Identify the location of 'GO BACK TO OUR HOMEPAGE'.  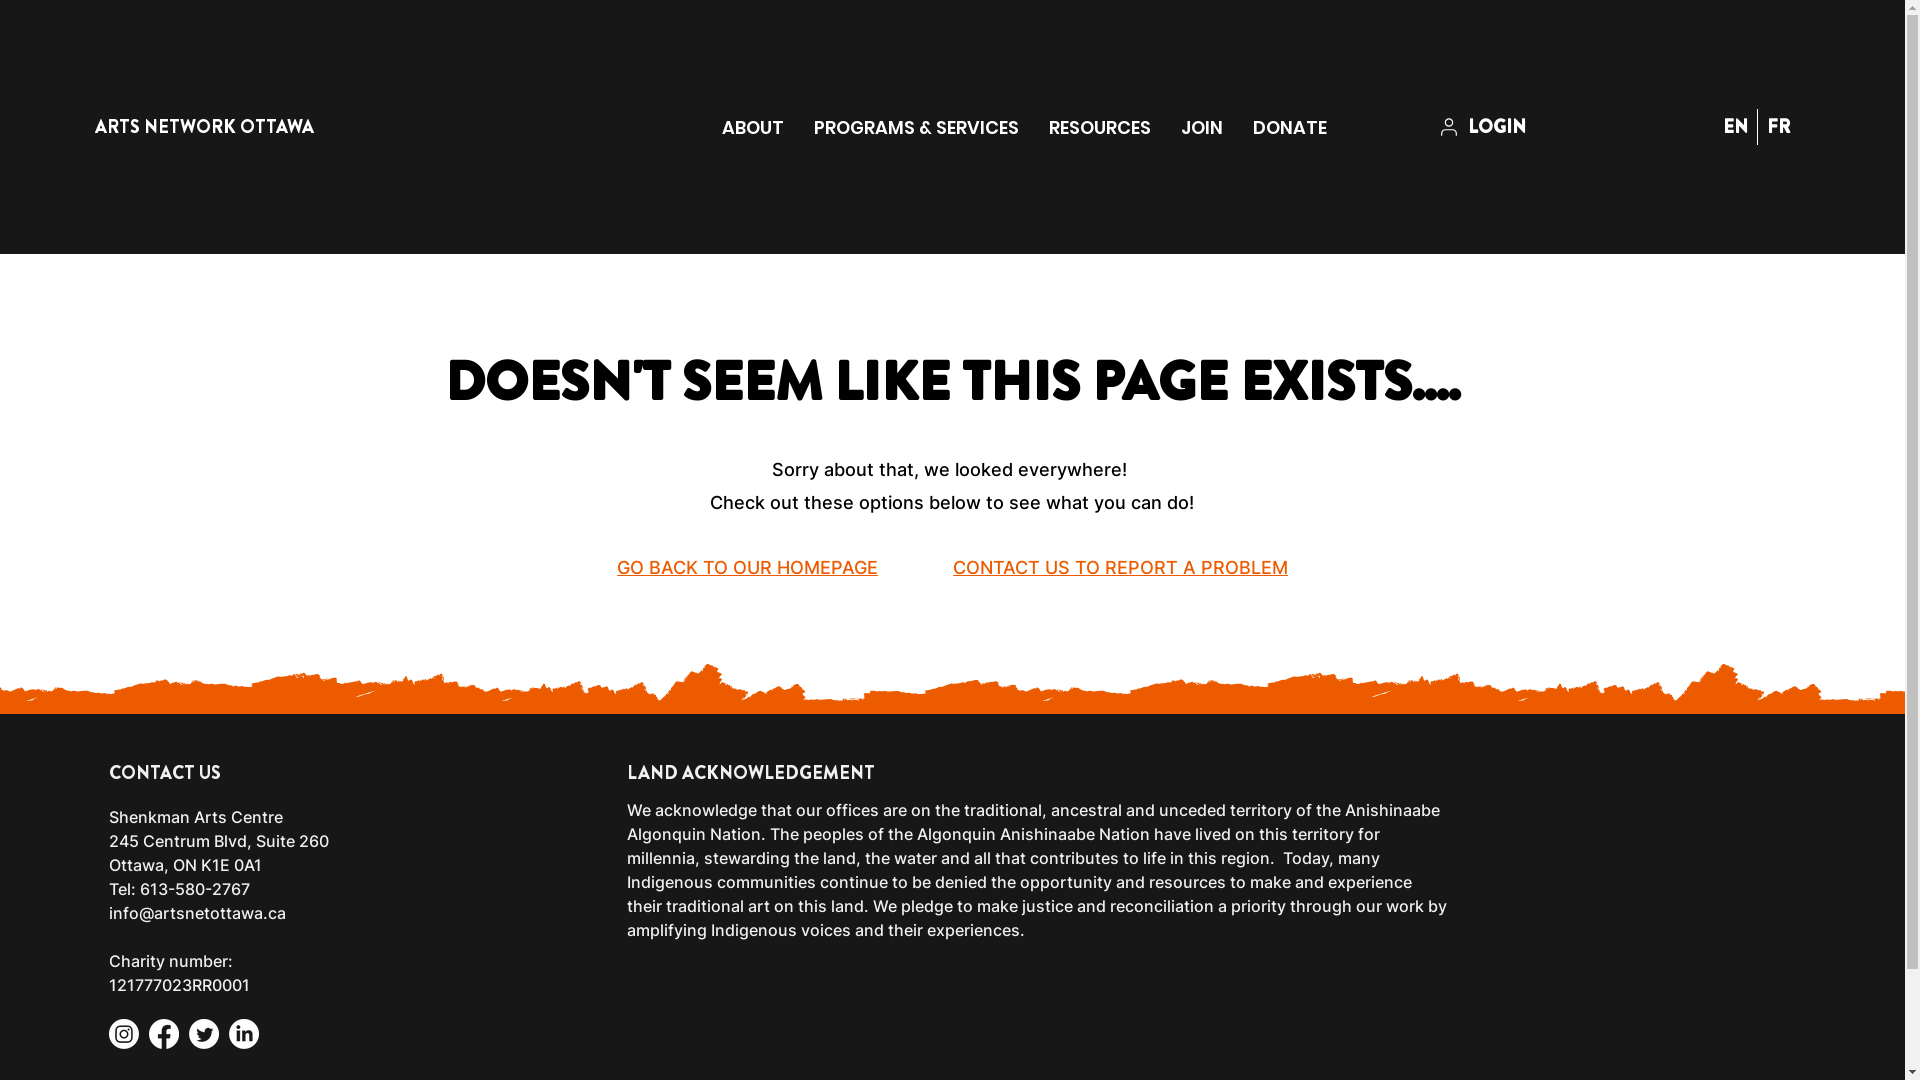
(616, 567).